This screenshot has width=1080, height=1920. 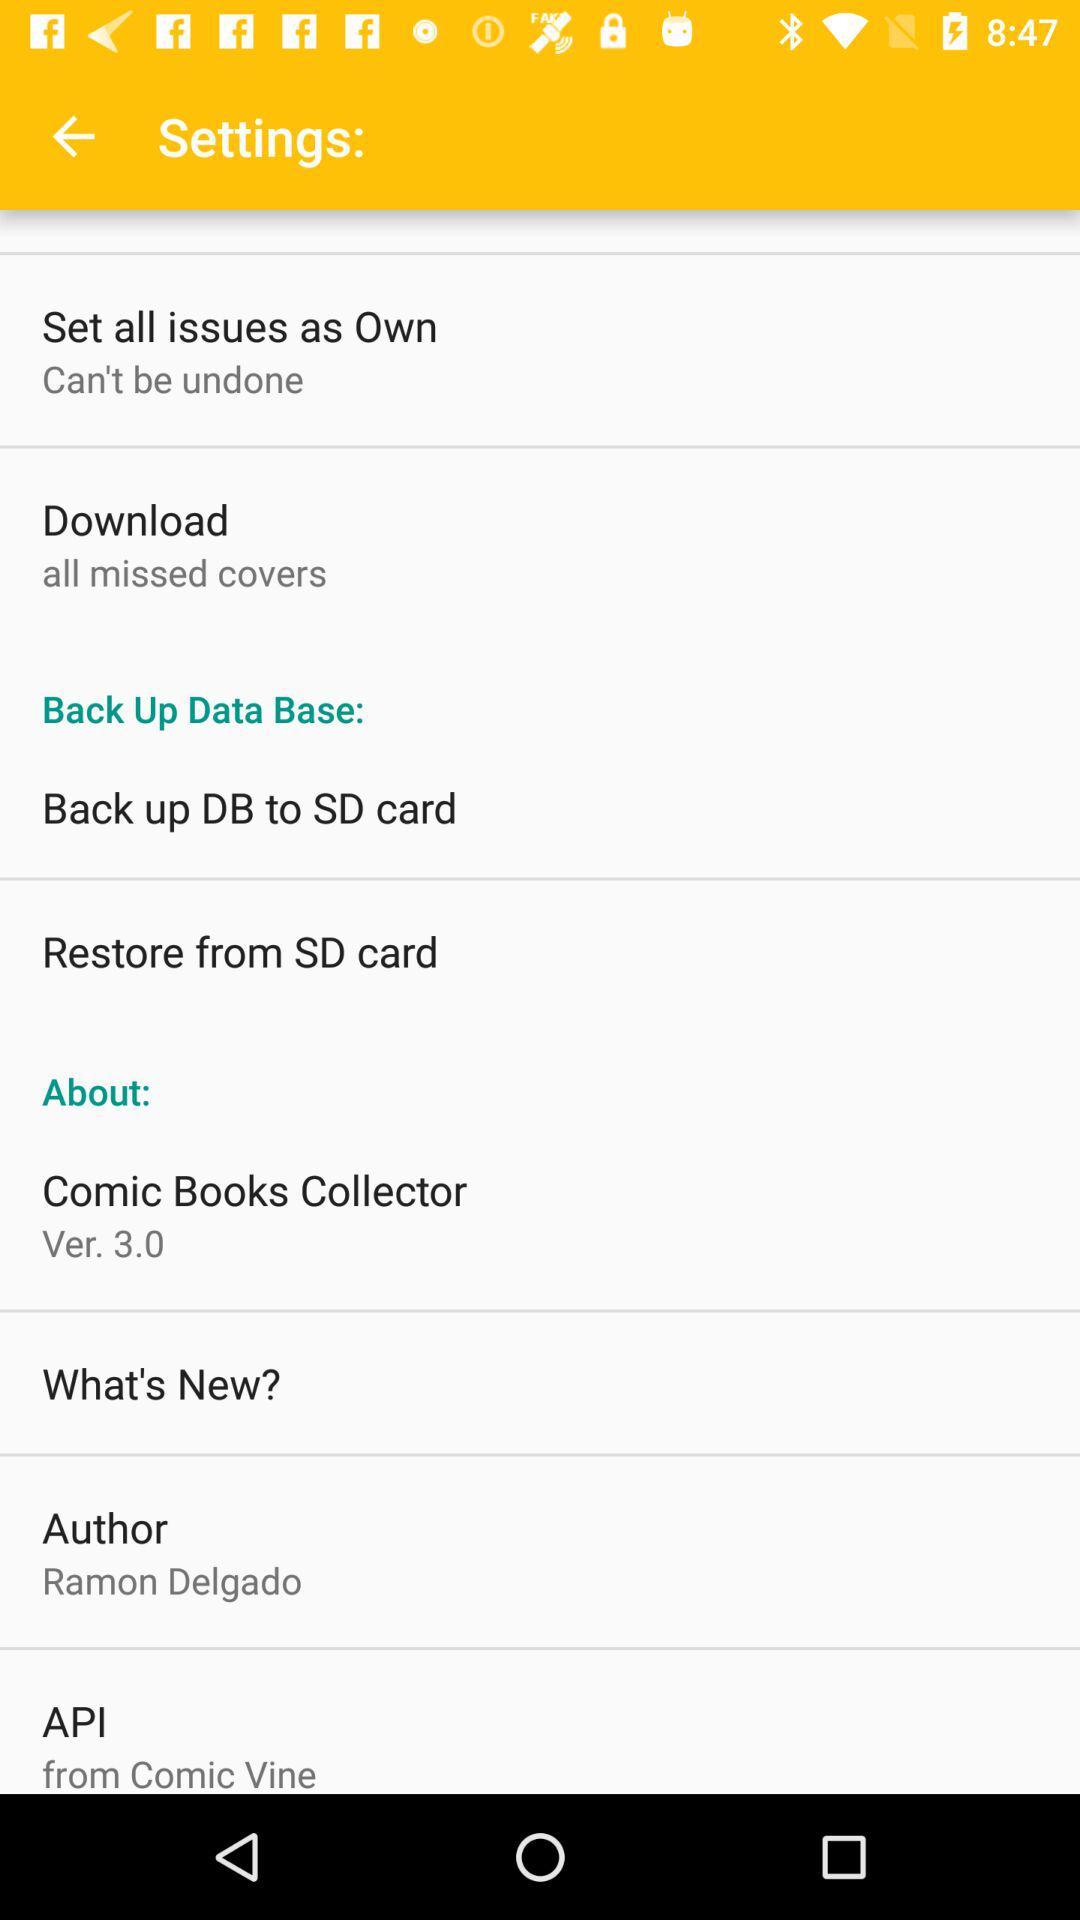 I want to click on comic books collector icon, so click(x=253, y=1189).